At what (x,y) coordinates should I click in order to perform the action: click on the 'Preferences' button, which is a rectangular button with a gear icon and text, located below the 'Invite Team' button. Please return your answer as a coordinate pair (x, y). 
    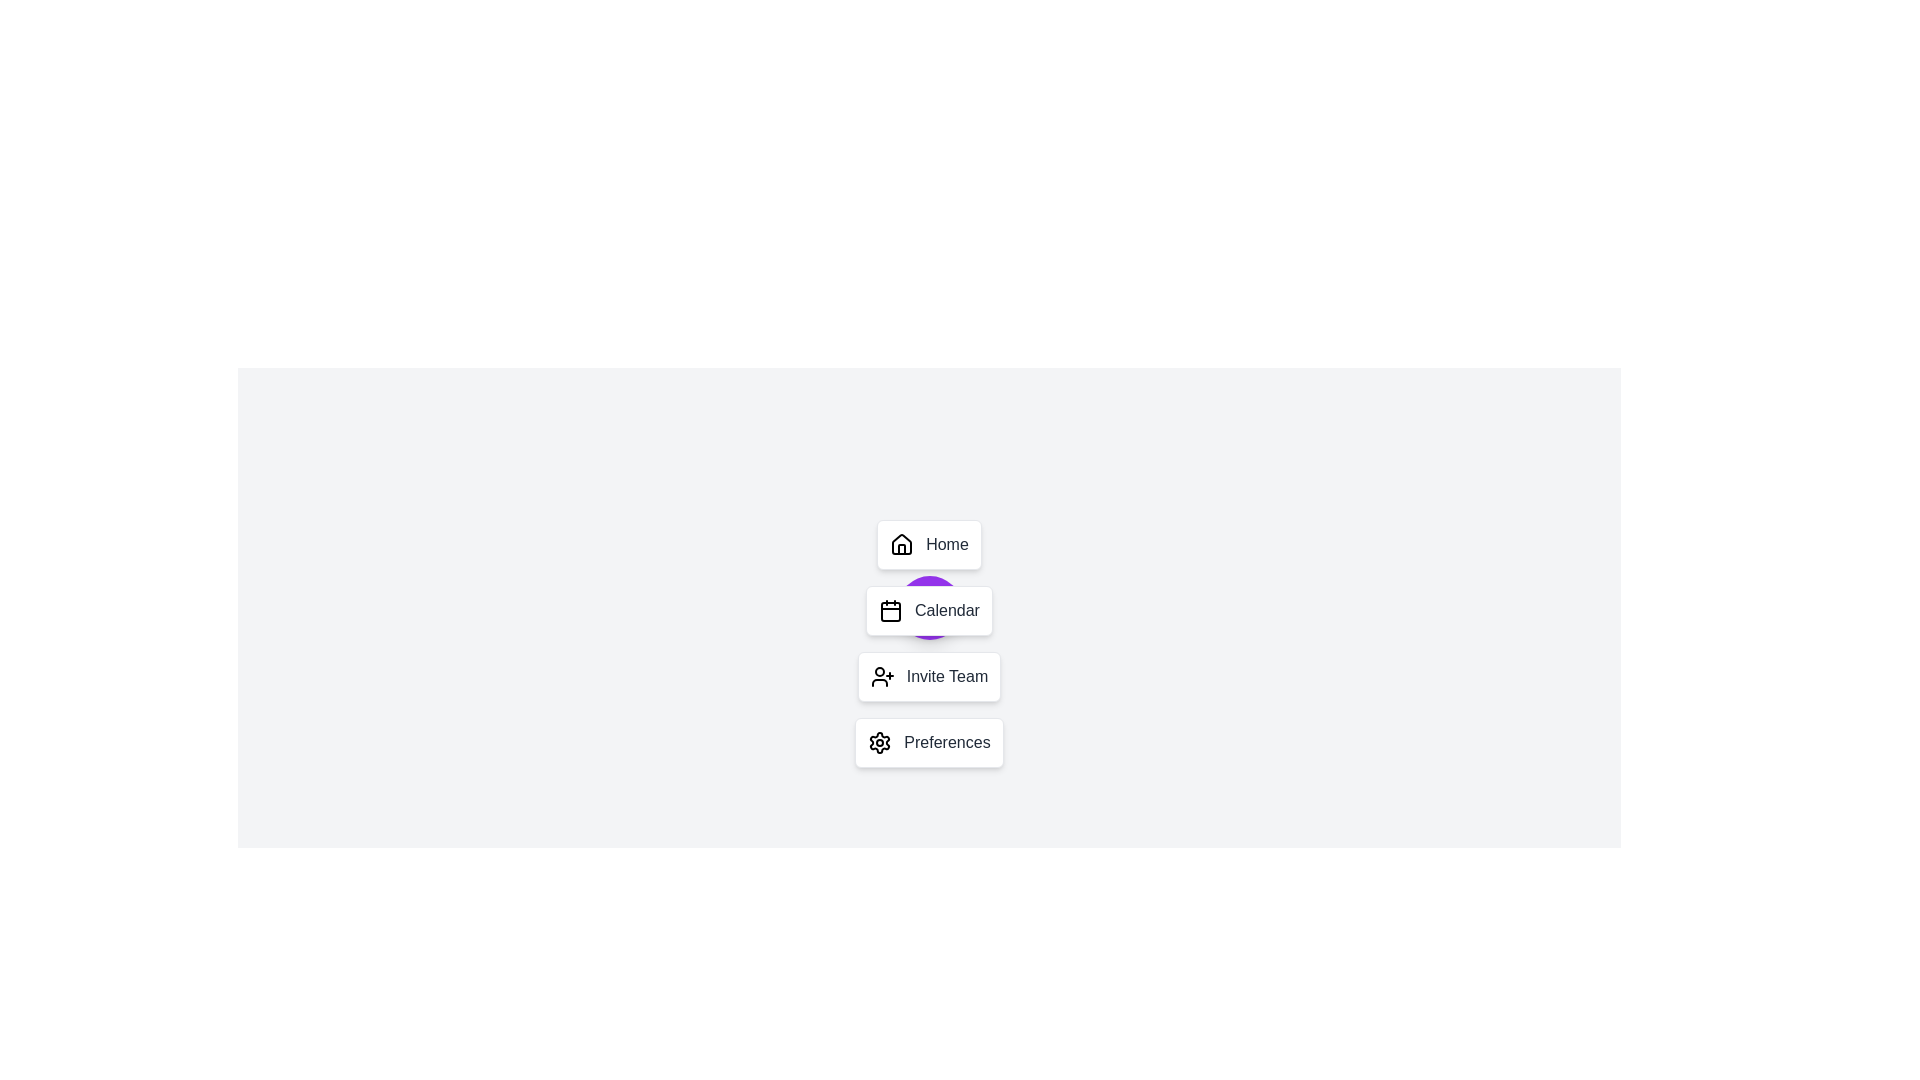
    Looking at the image, I should click on (928, 743).